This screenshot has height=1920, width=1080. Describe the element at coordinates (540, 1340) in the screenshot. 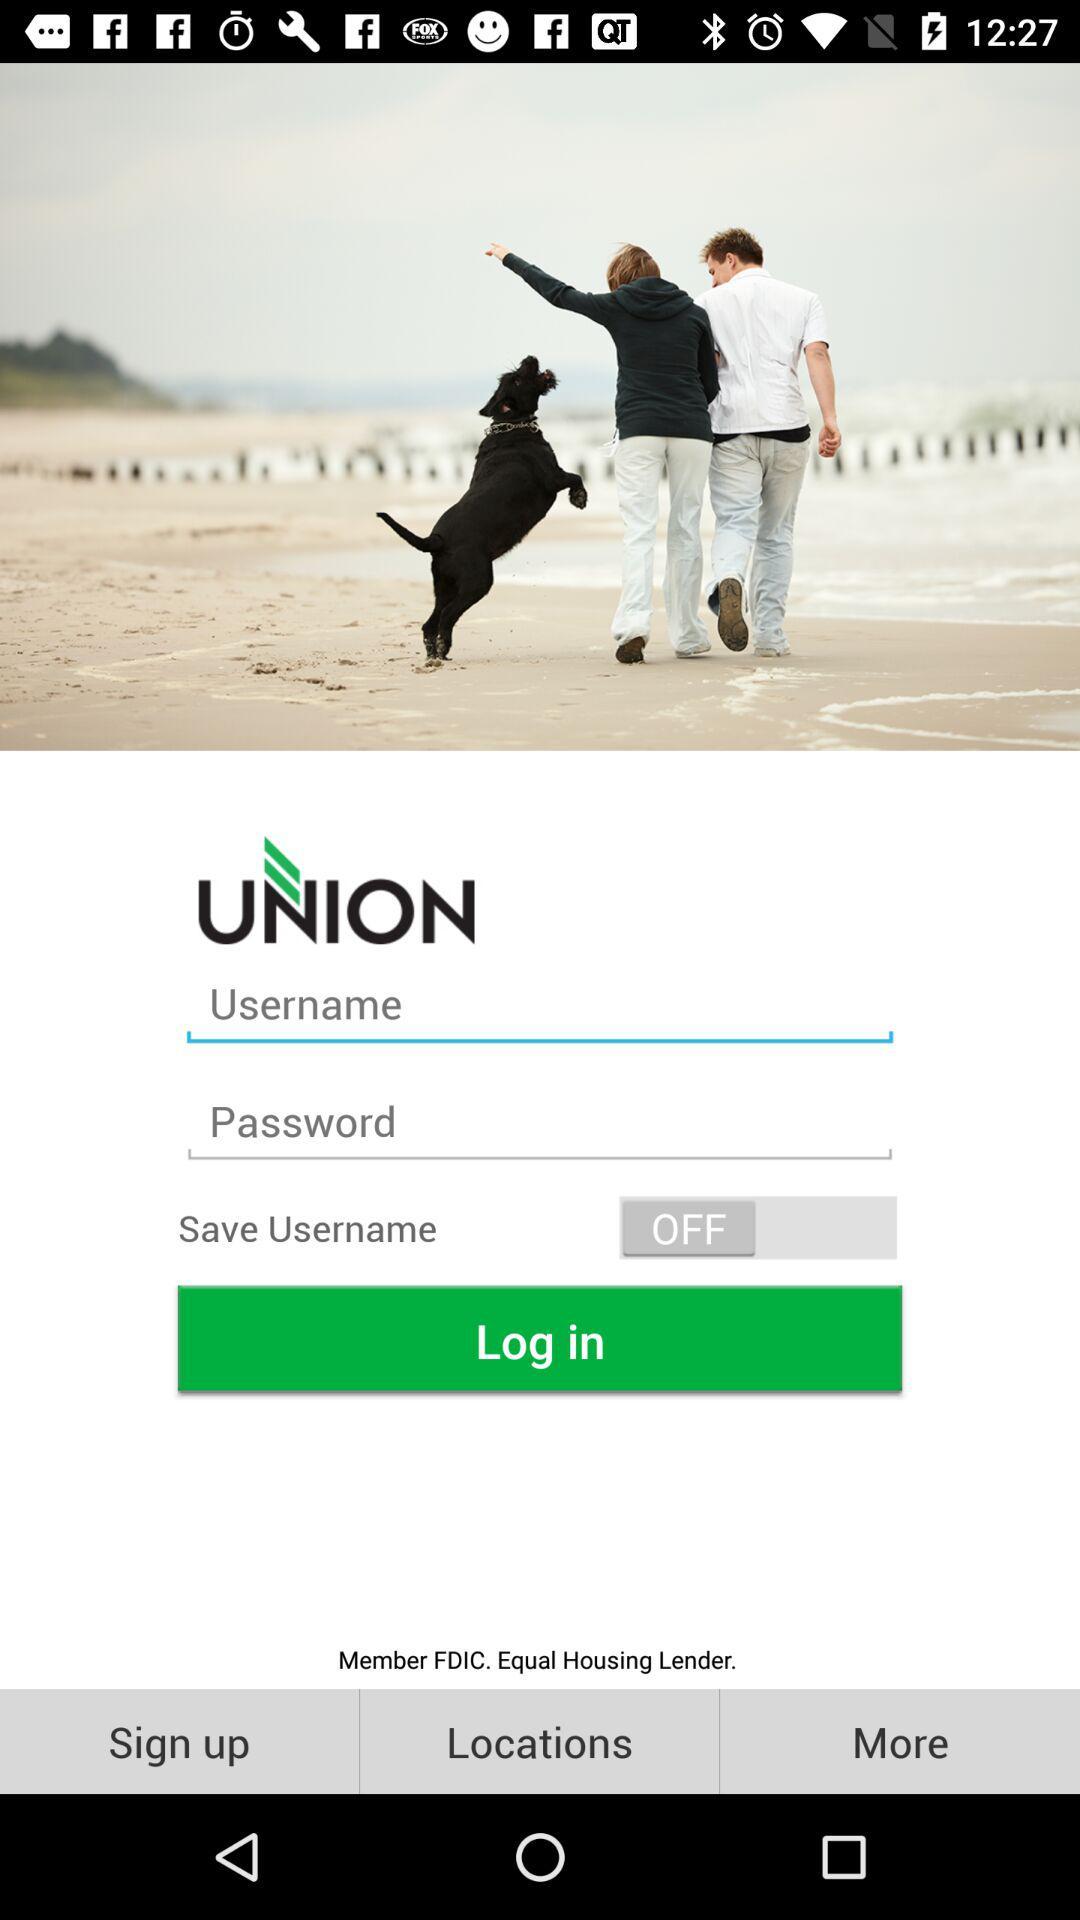

I see `the icon above the member fdic equal` at that location.